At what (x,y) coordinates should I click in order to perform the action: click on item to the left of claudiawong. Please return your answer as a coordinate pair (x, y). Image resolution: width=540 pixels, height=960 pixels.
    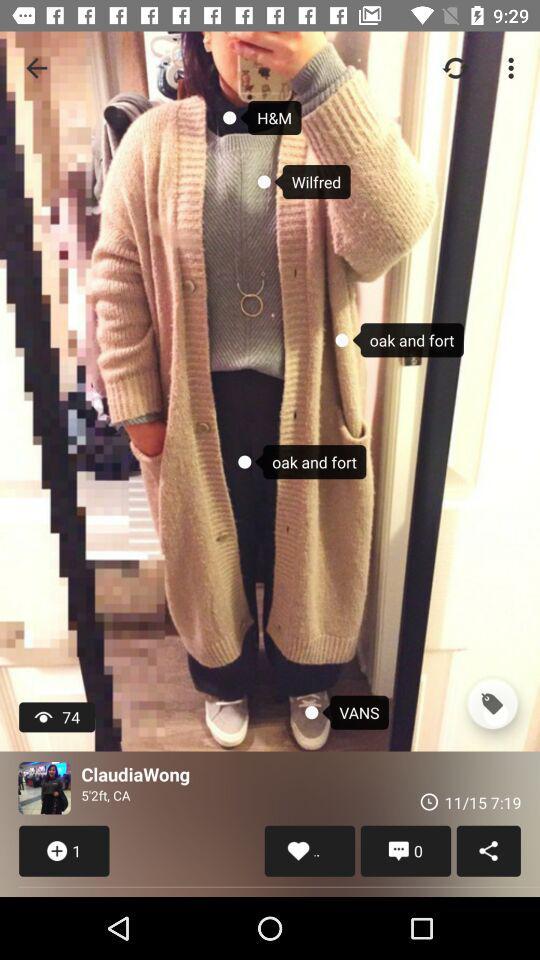
    Looking at the image, I should click on (44, 788).